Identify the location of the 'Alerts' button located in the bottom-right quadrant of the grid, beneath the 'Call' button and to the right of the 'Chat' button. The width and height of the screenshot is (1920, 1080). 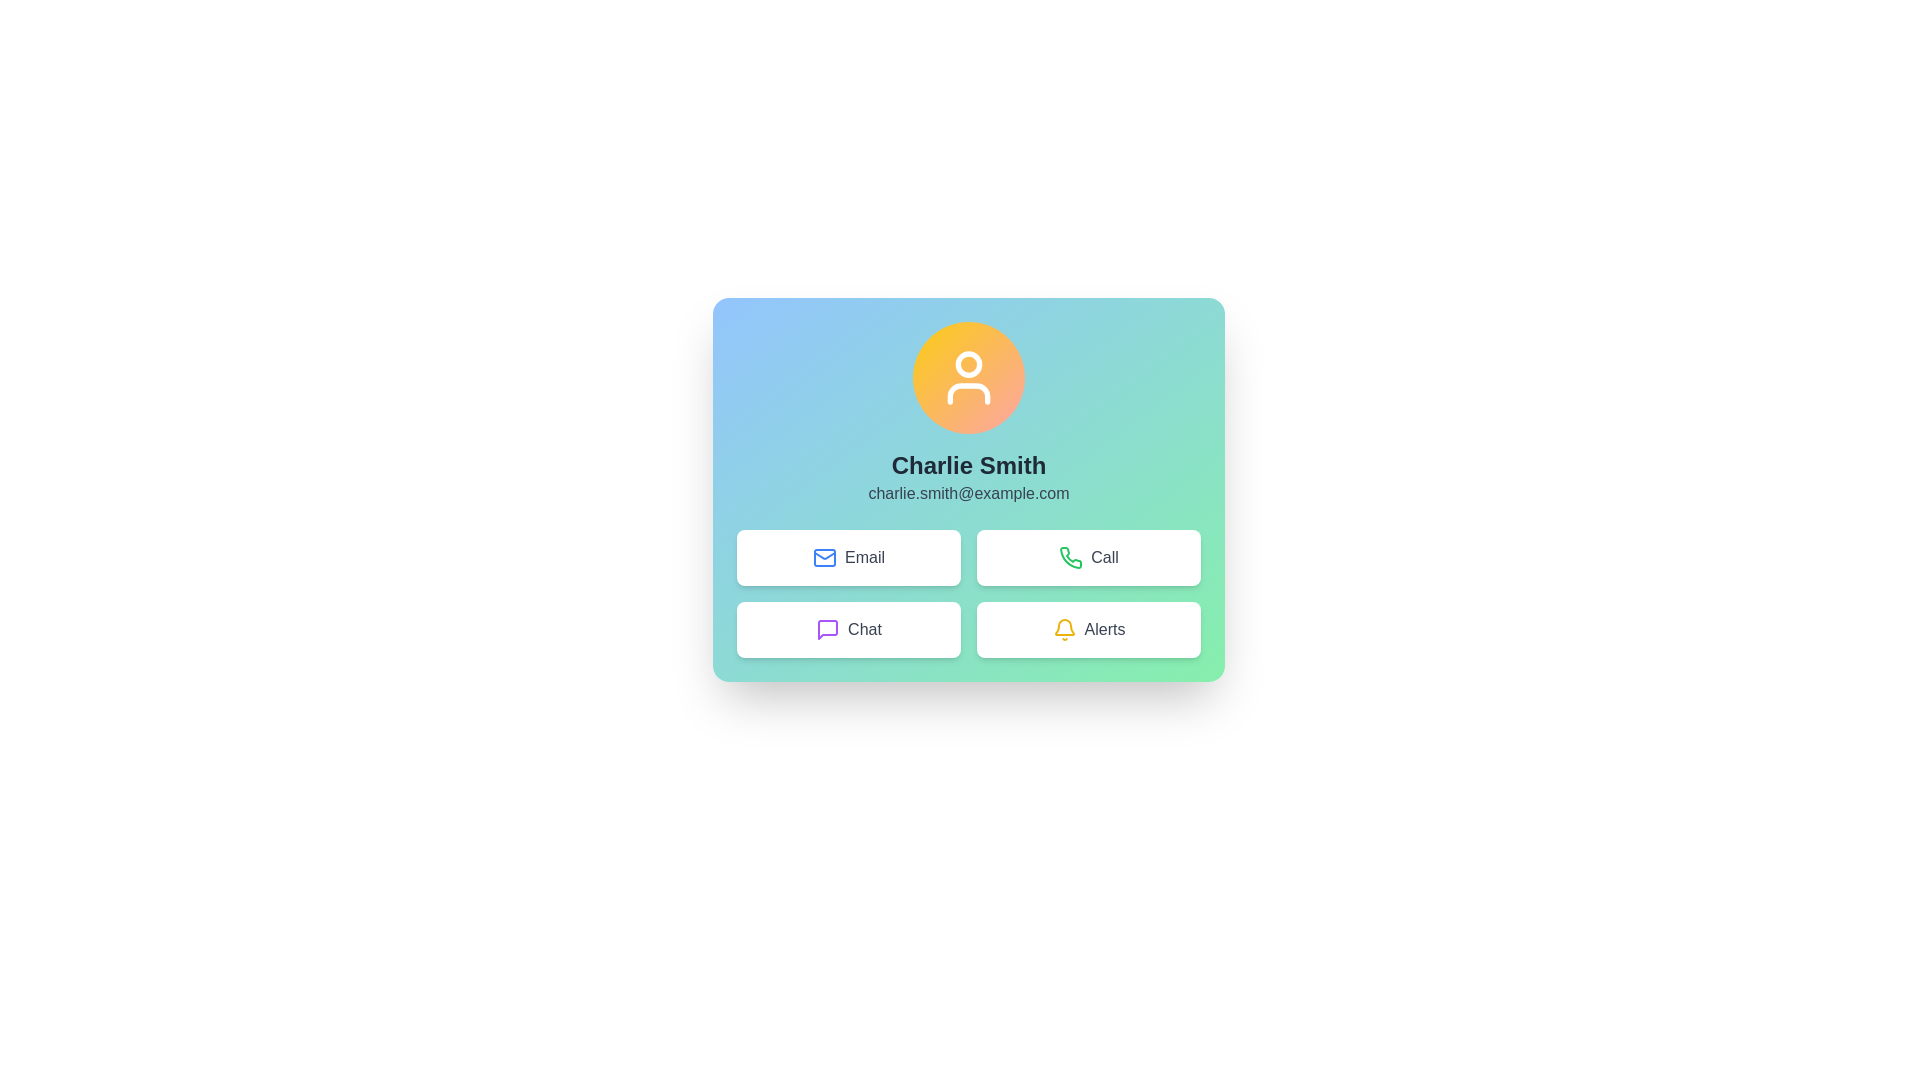
(1088, 628).